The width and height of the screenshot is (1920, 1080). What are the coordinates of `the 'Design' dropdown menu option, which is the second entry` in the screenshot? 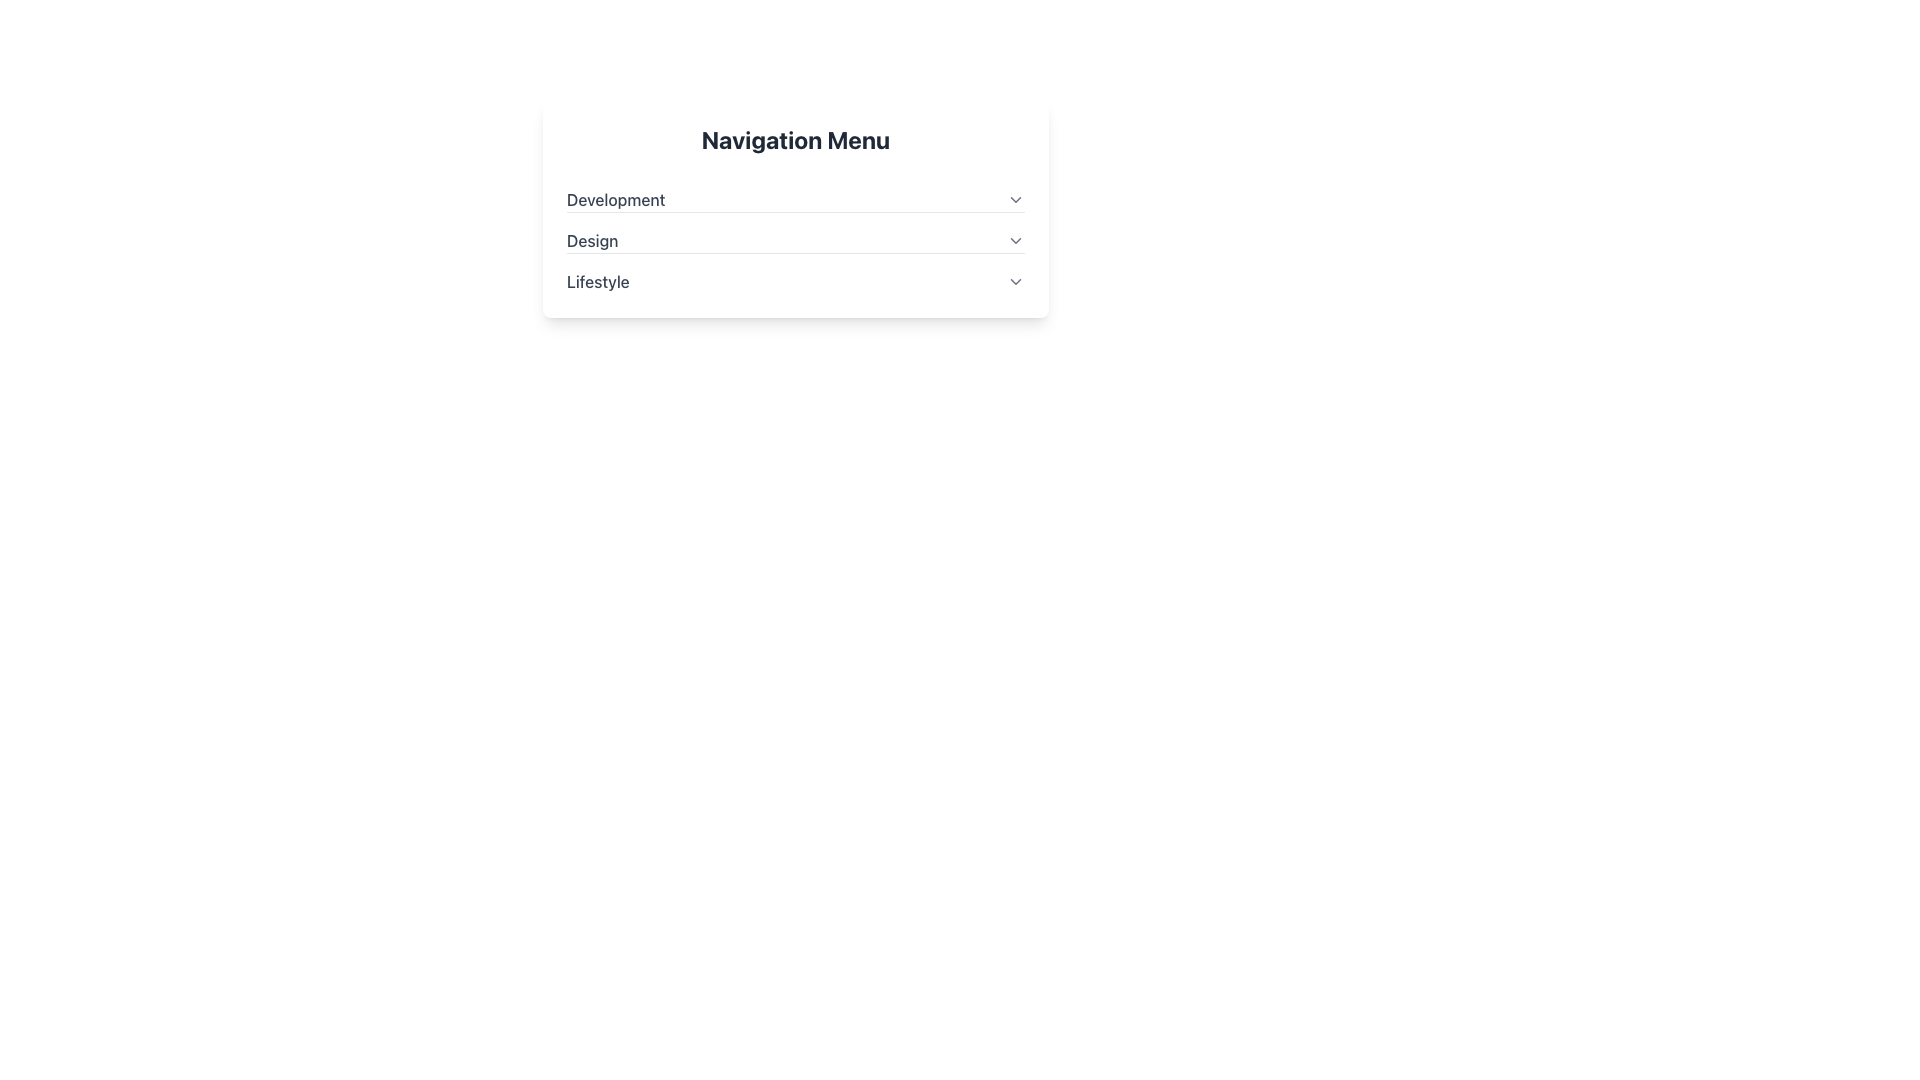 It's located at (795, 239).